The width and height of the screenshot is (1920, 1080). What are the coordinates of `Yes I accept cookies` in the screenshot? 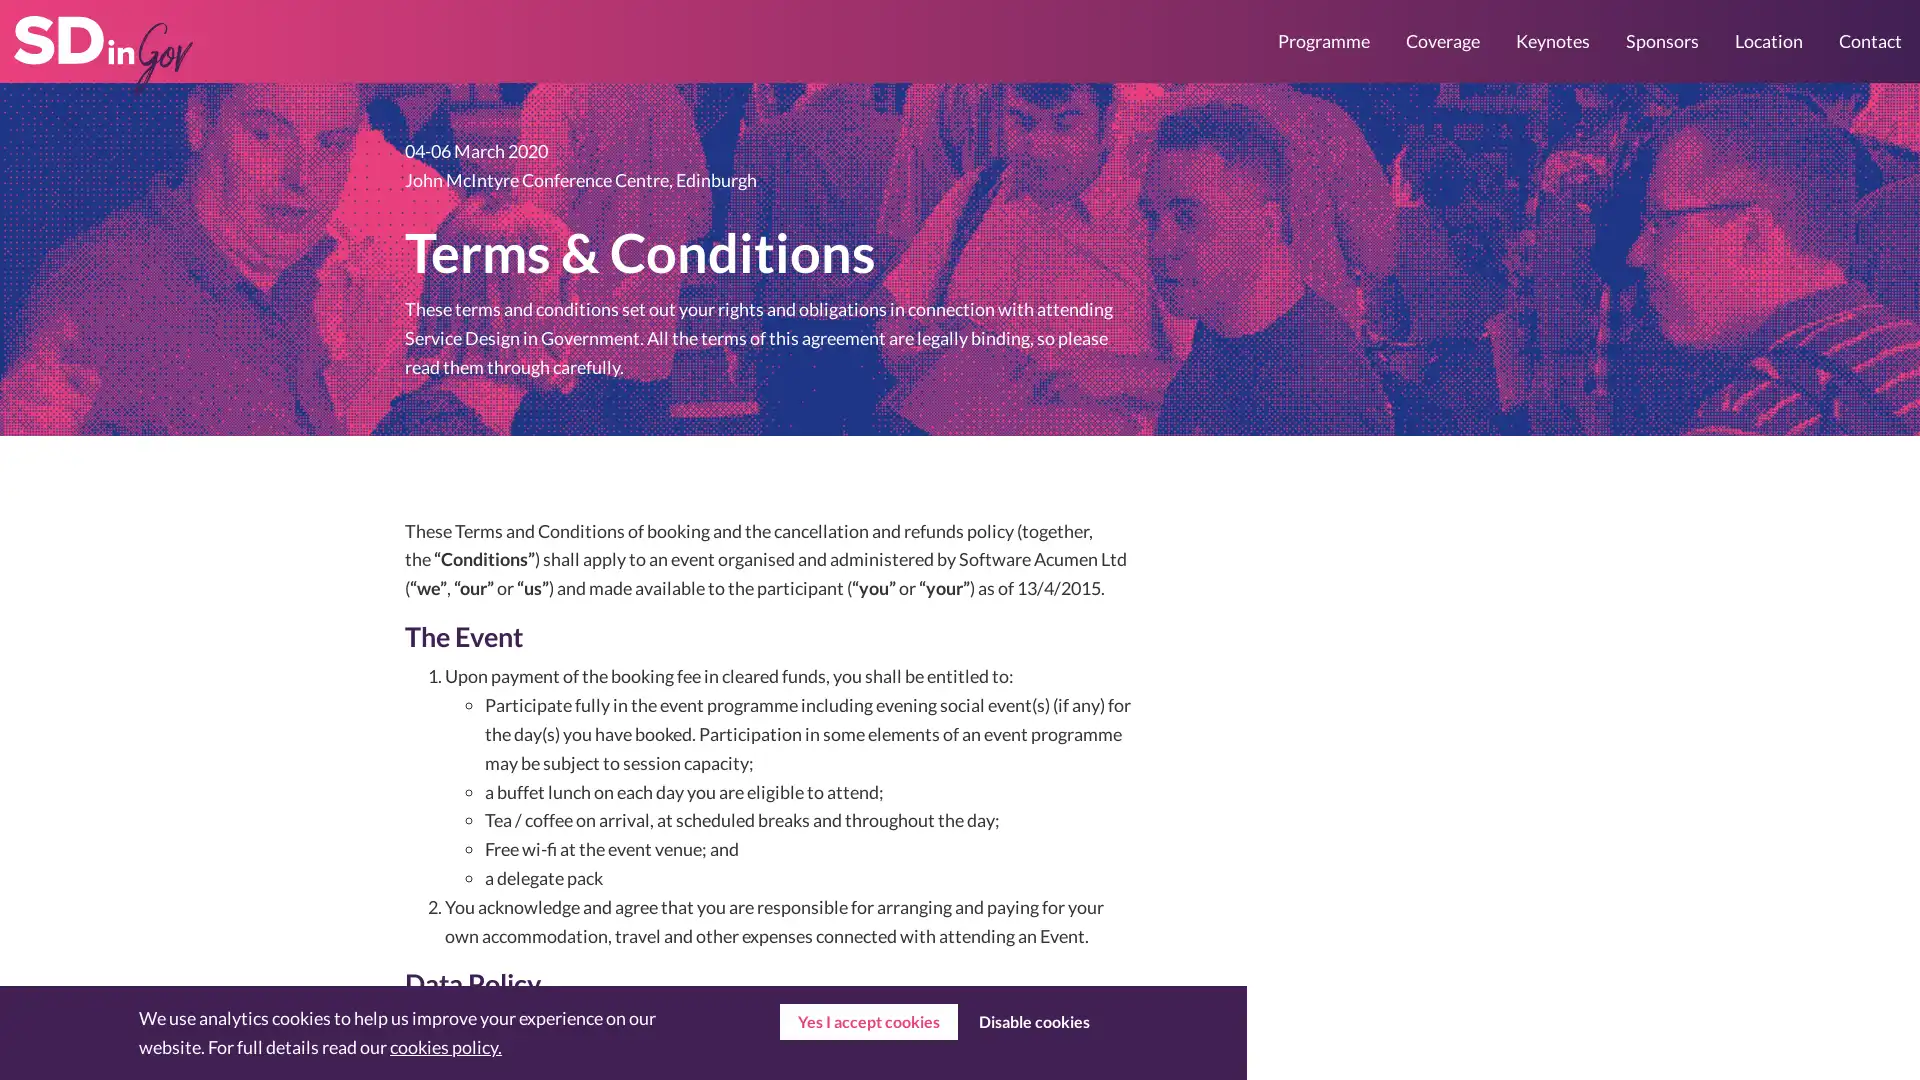 It's located at (868, 1022).